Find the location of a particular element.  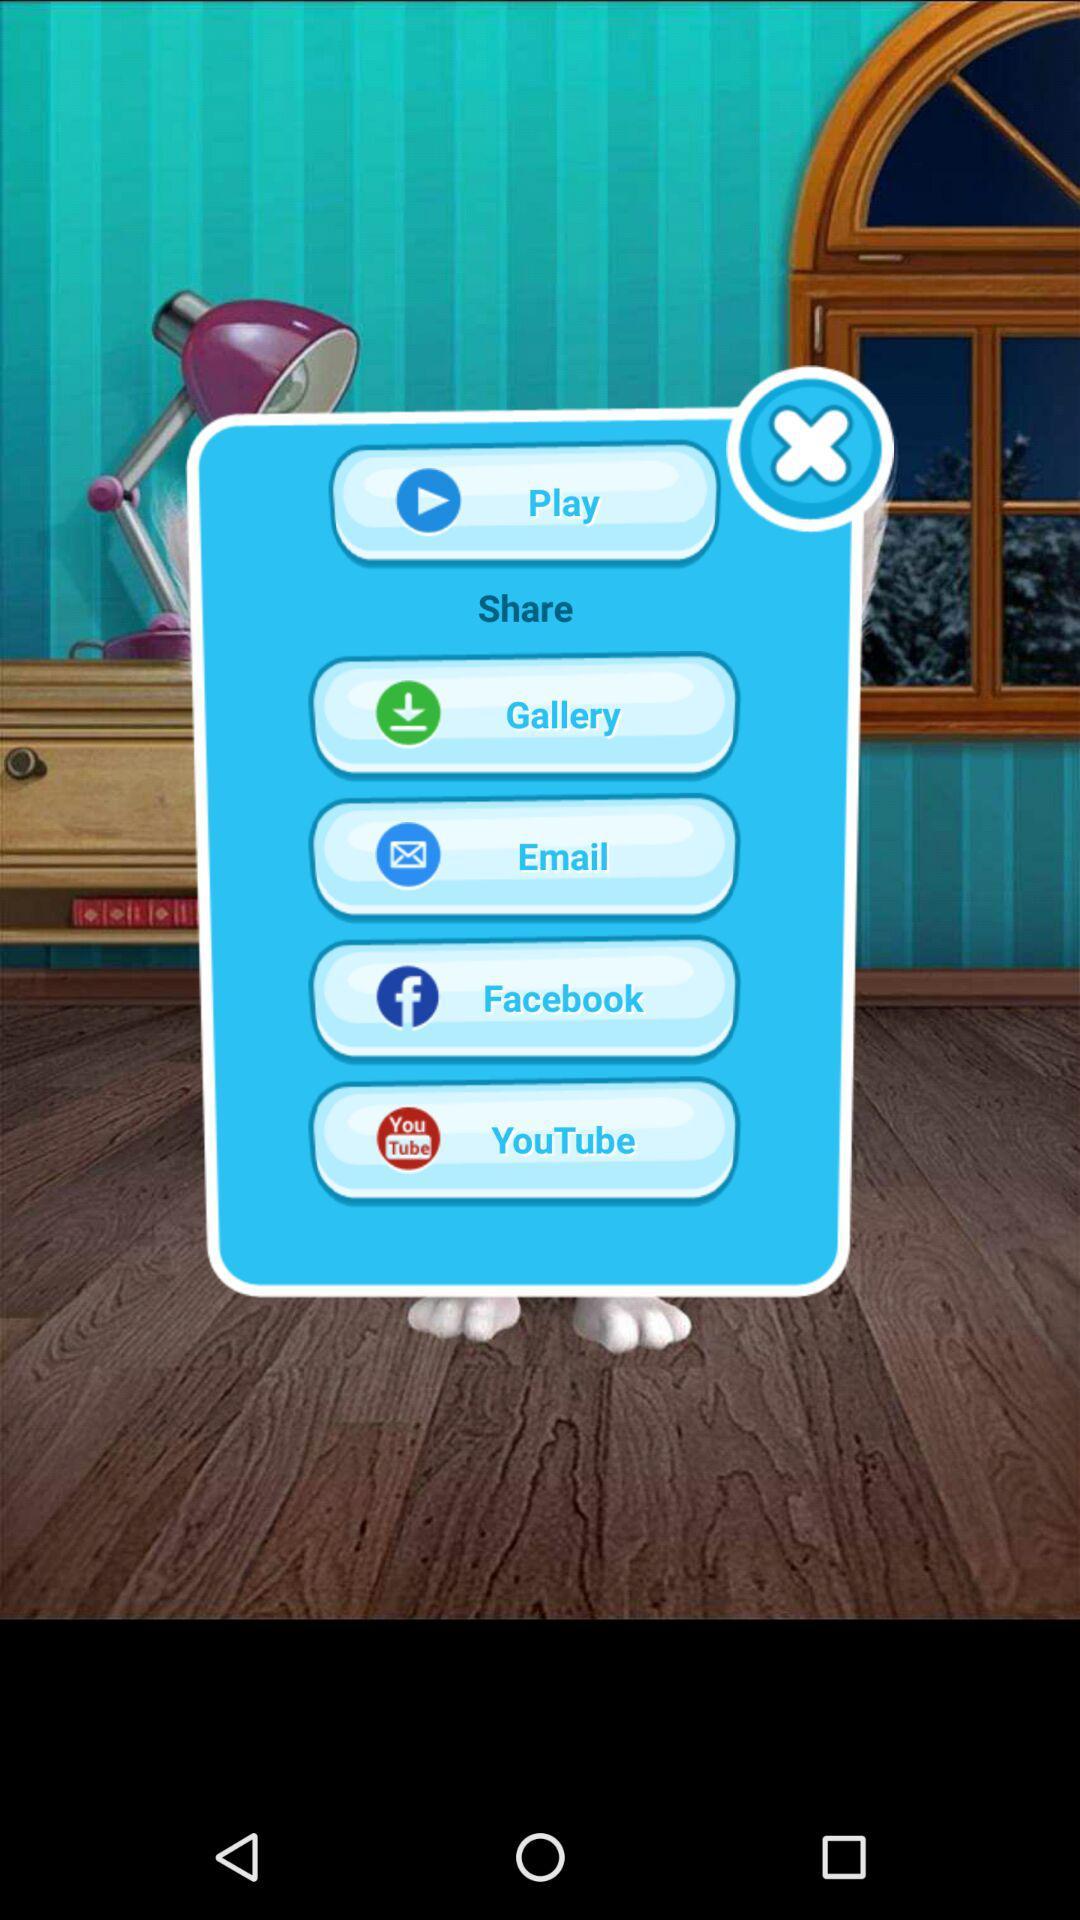

exit is located at coordinates (810, 448).